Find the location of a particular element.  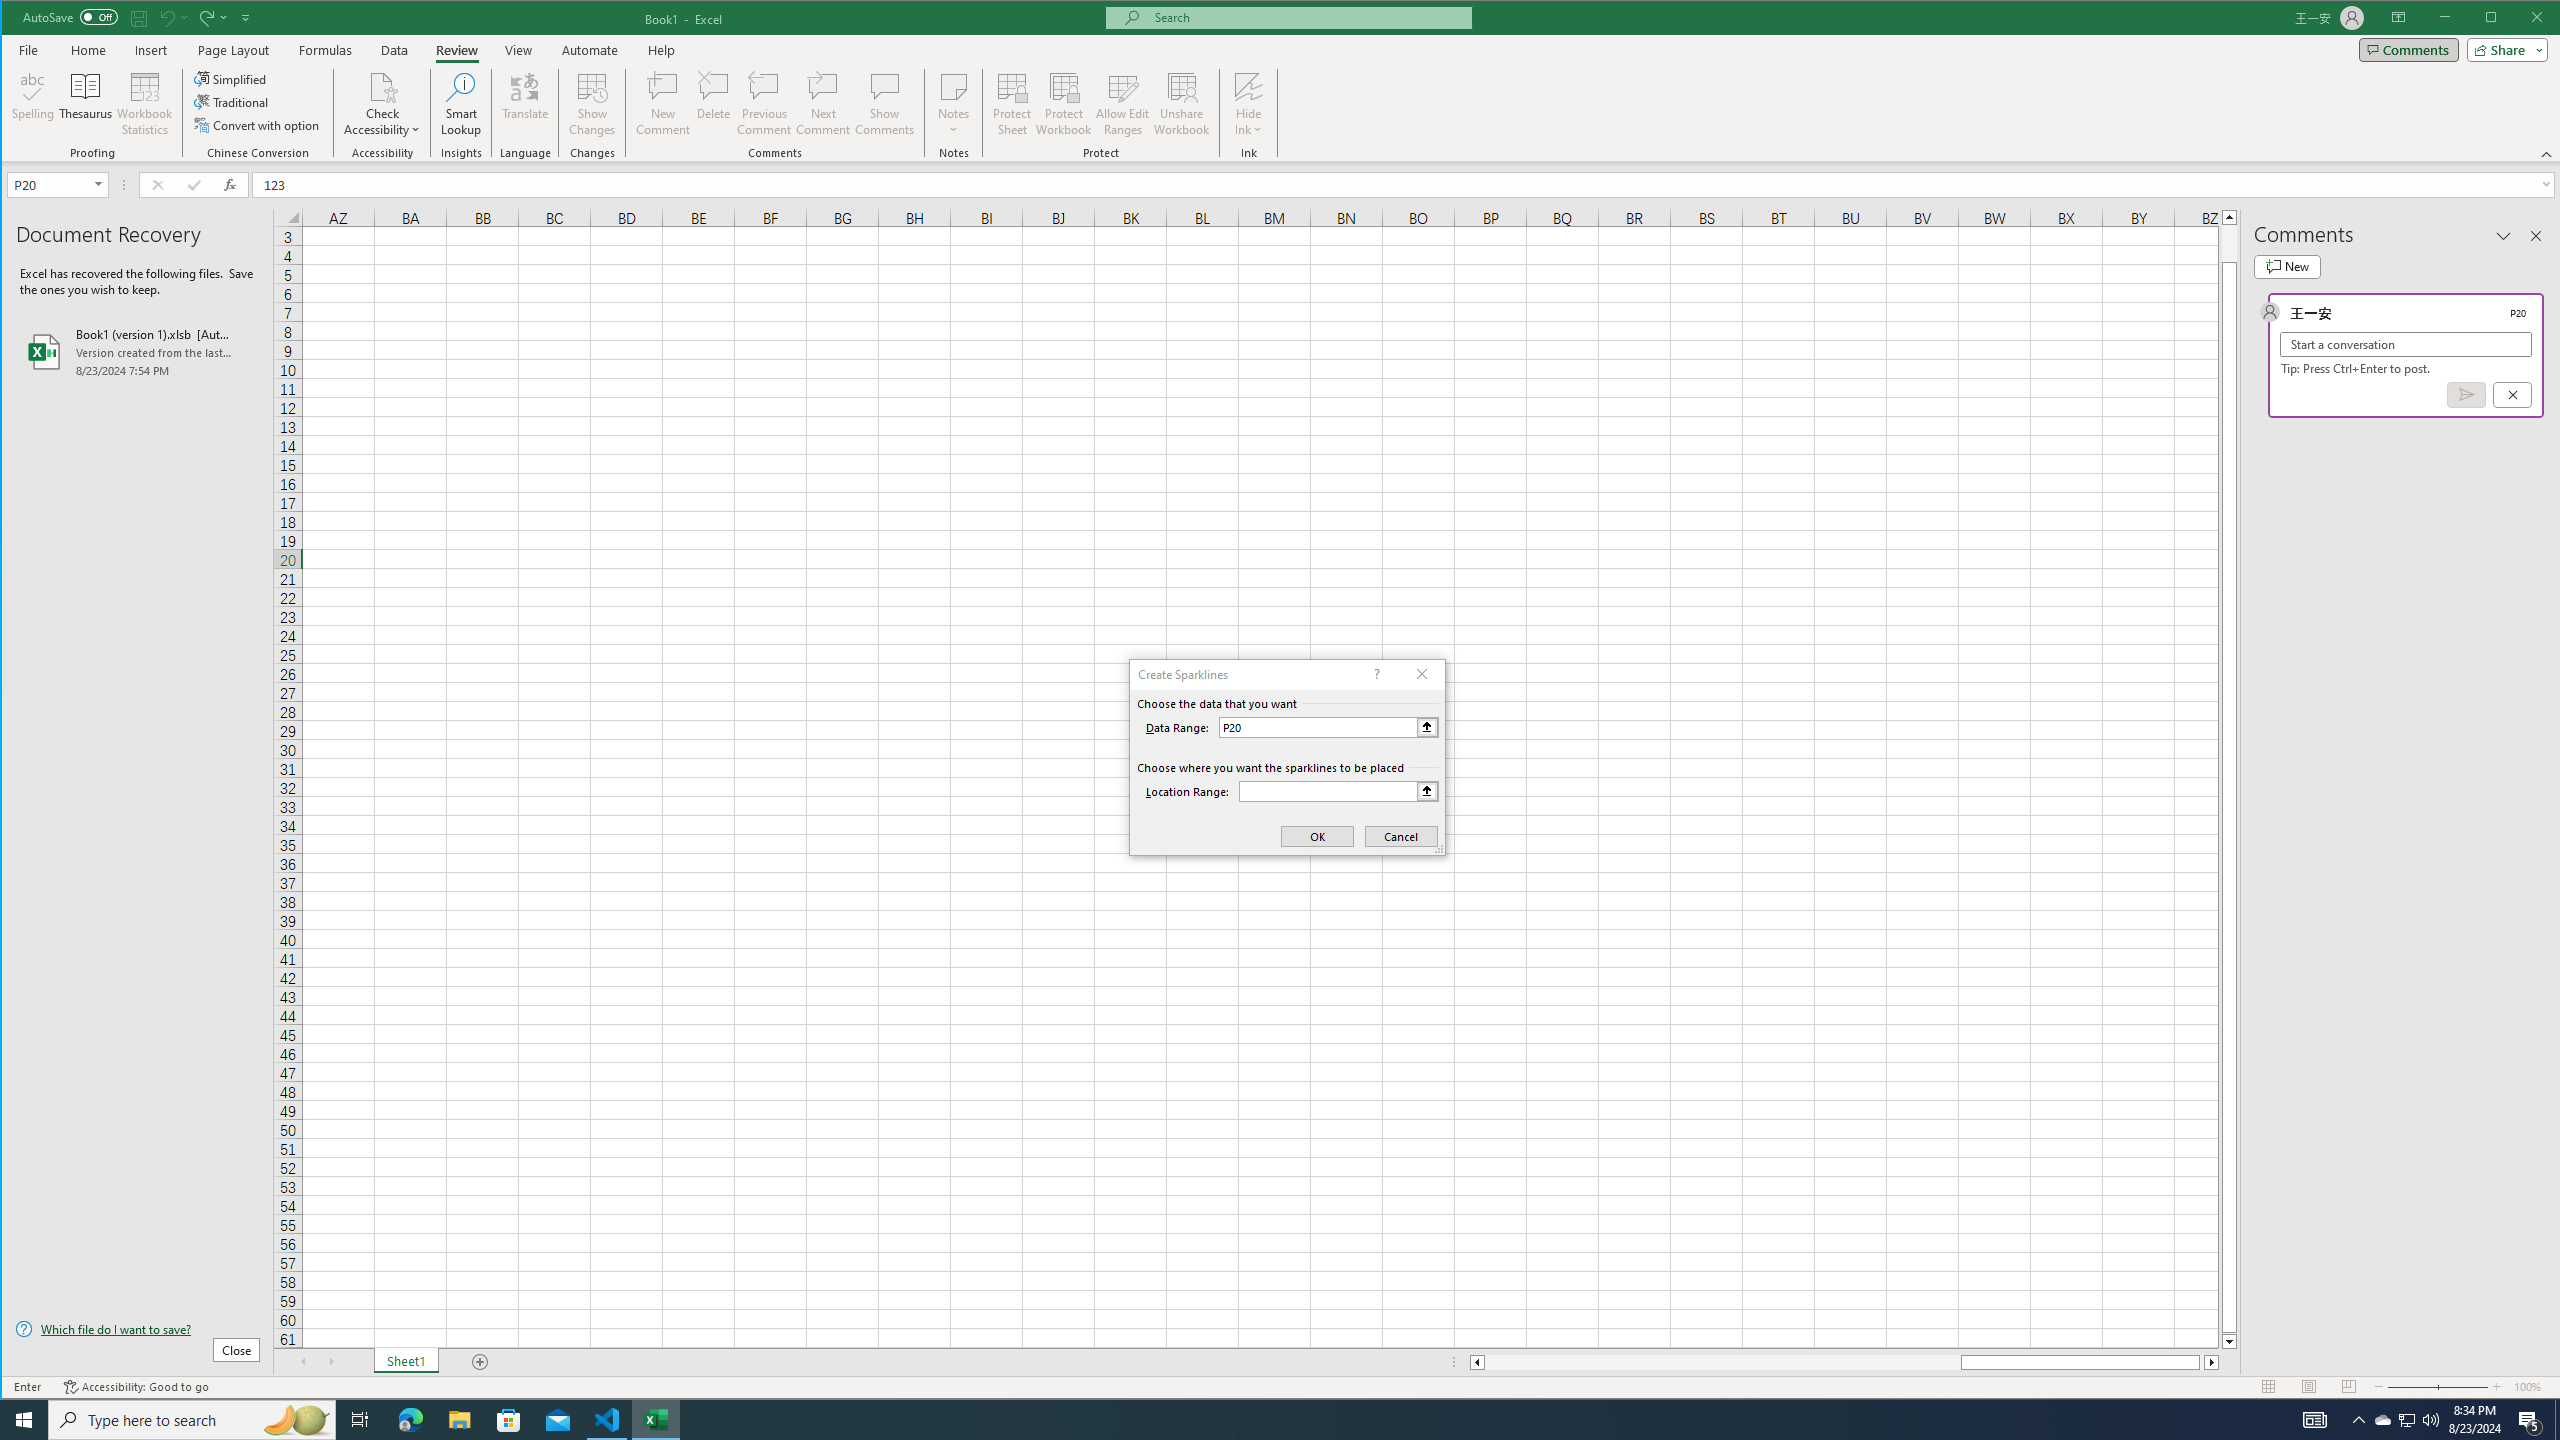

'Spelling...' is located at coordinates (32, 103).